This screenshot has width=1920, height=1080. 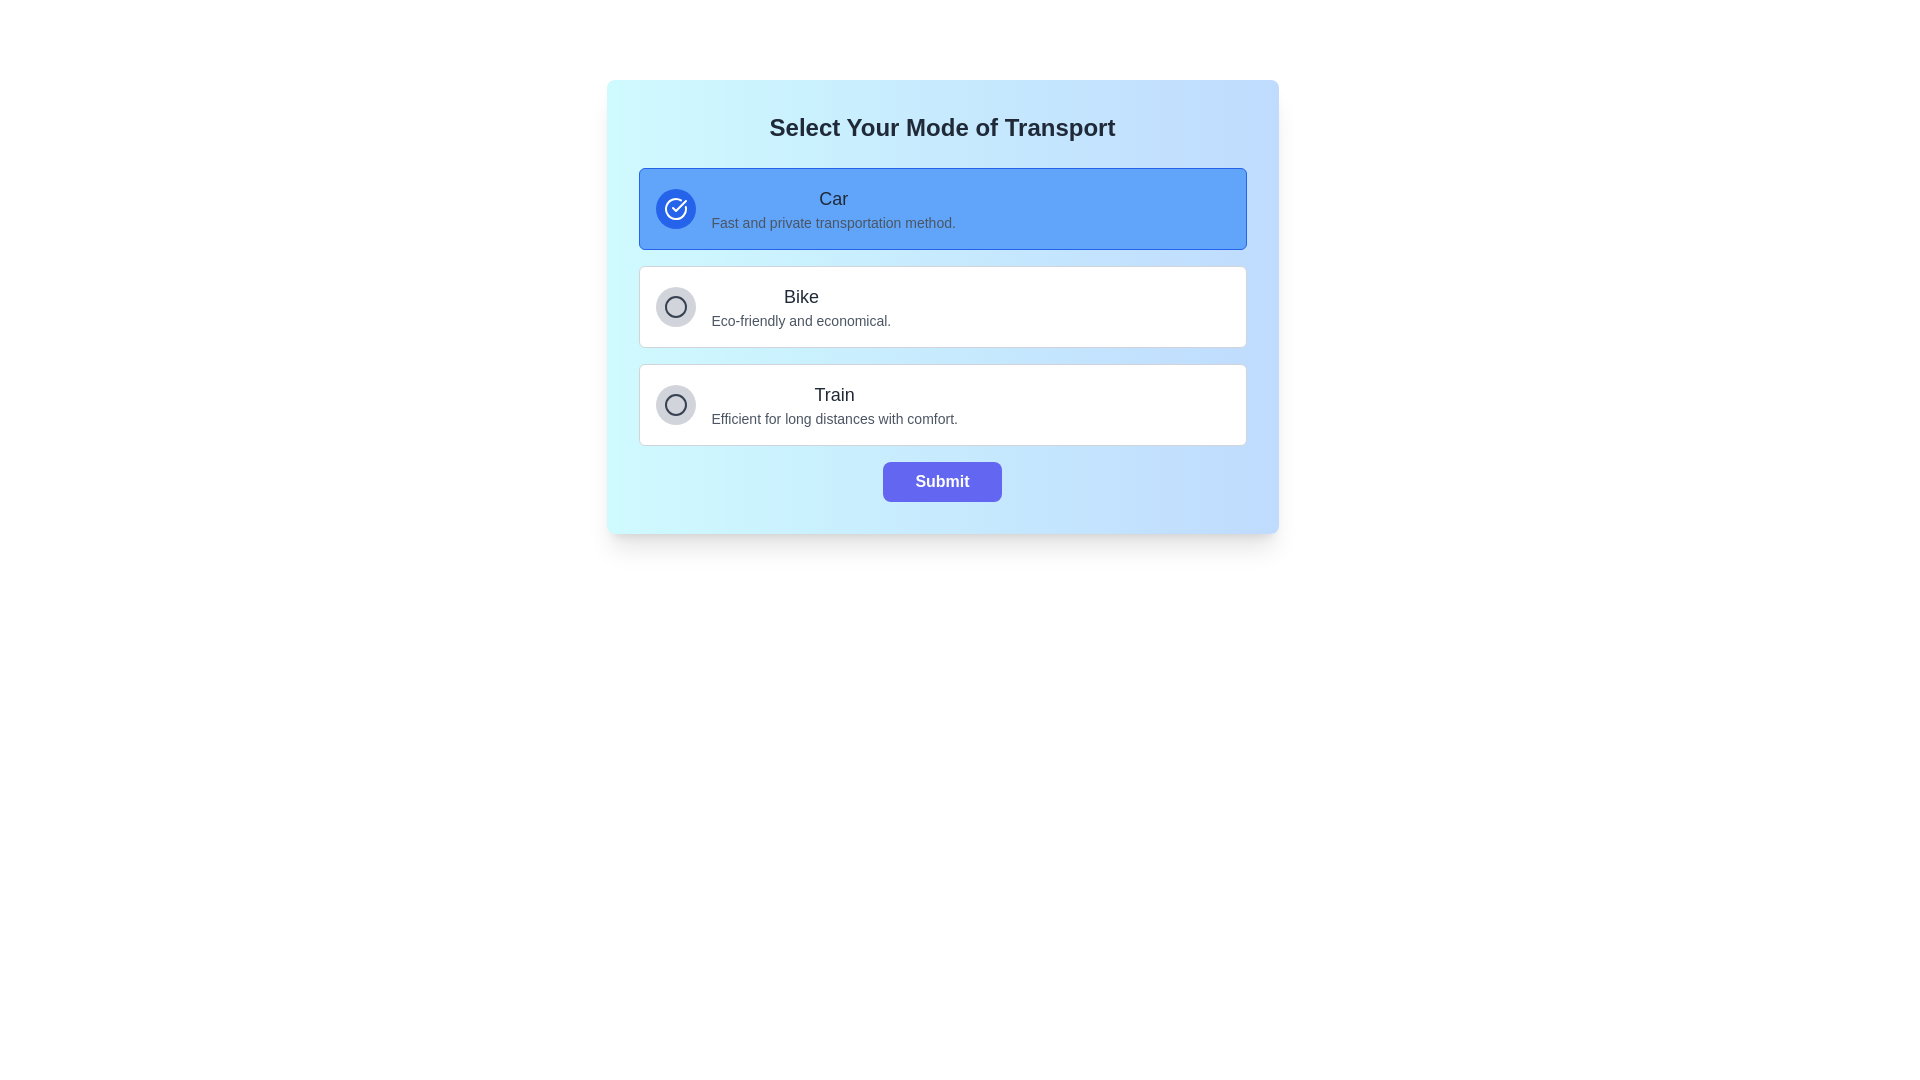 What do you see at coordinates (675, 307) in the screenshot?
I see `the radio button on the left side of the 'Bike' option` at bounding box center [675, 307].